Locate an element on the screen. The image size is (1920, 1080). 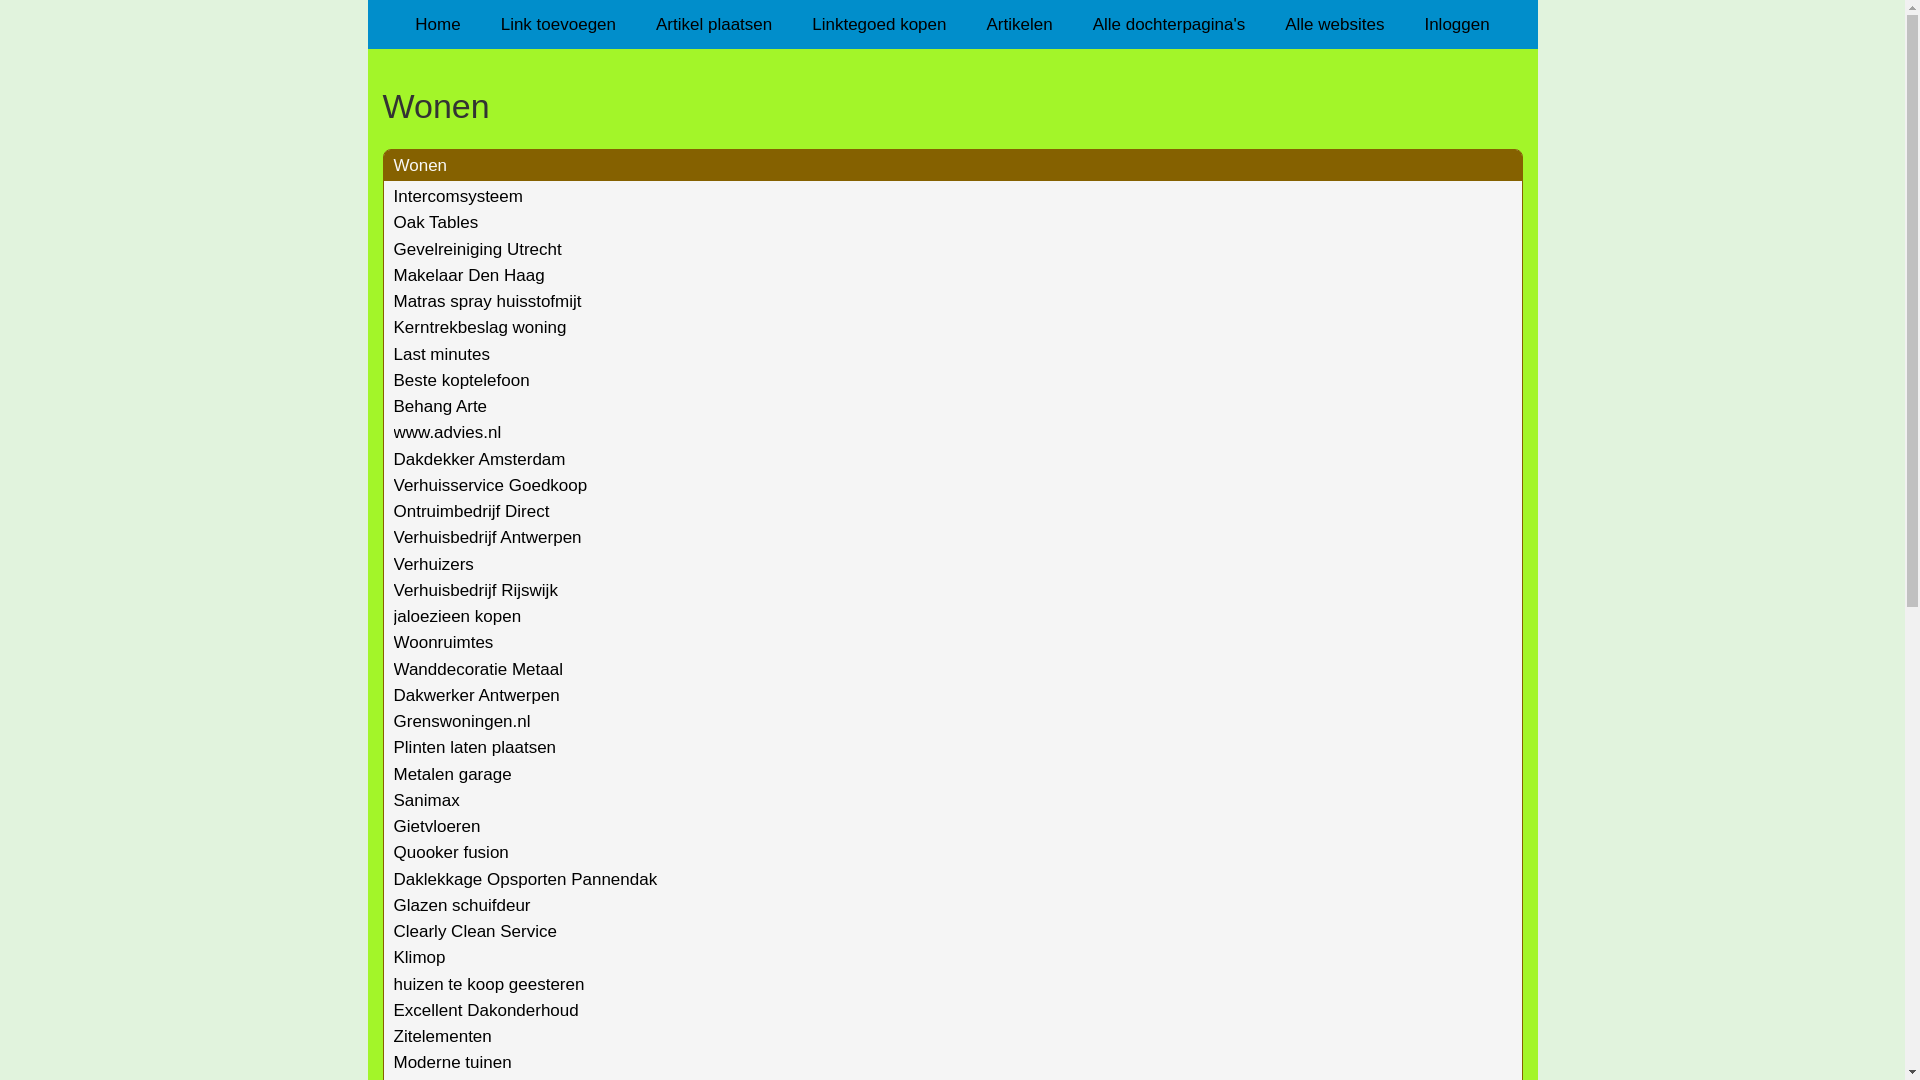
'Glazen schuifdeur' is located at coordinates (461, 905).